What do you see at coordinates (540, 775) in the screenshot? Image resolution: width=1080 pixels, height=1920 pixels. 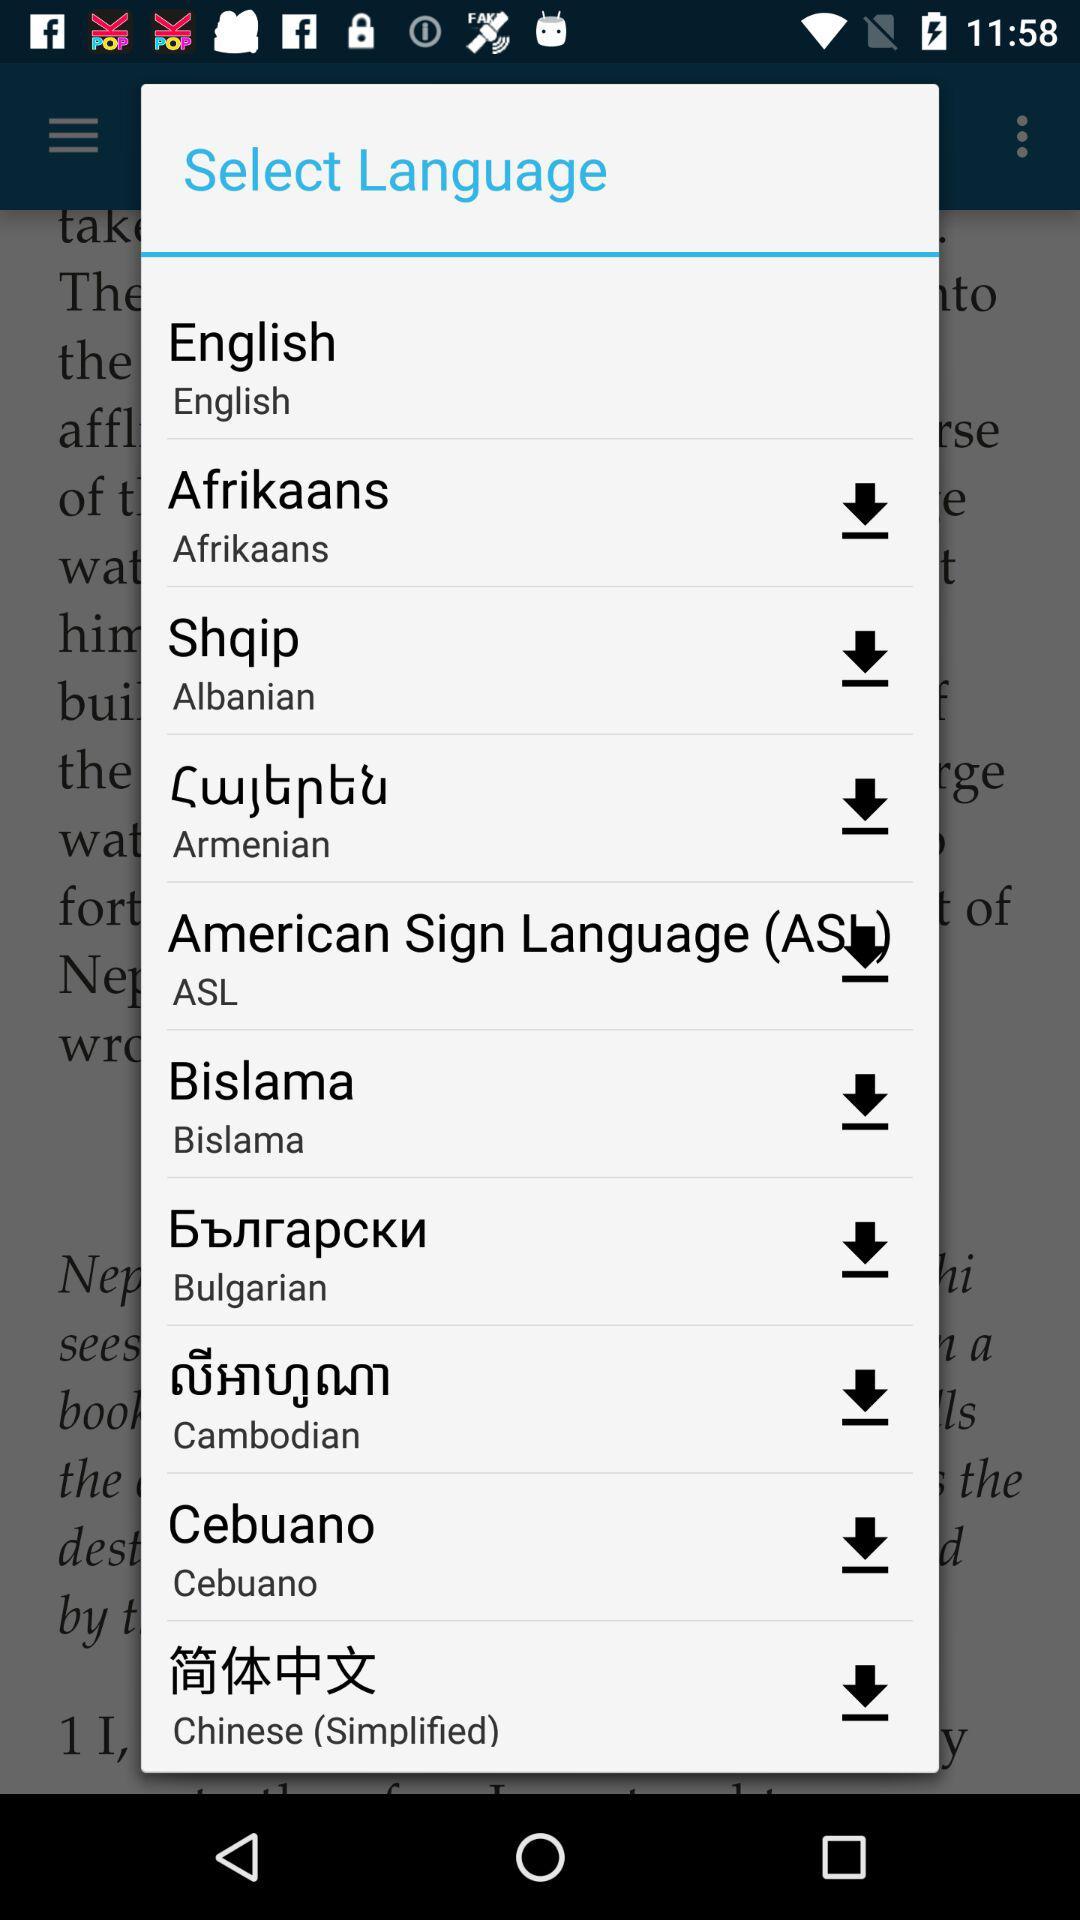 I see `the item above the armenian icon` at bounding box center [540, 775].